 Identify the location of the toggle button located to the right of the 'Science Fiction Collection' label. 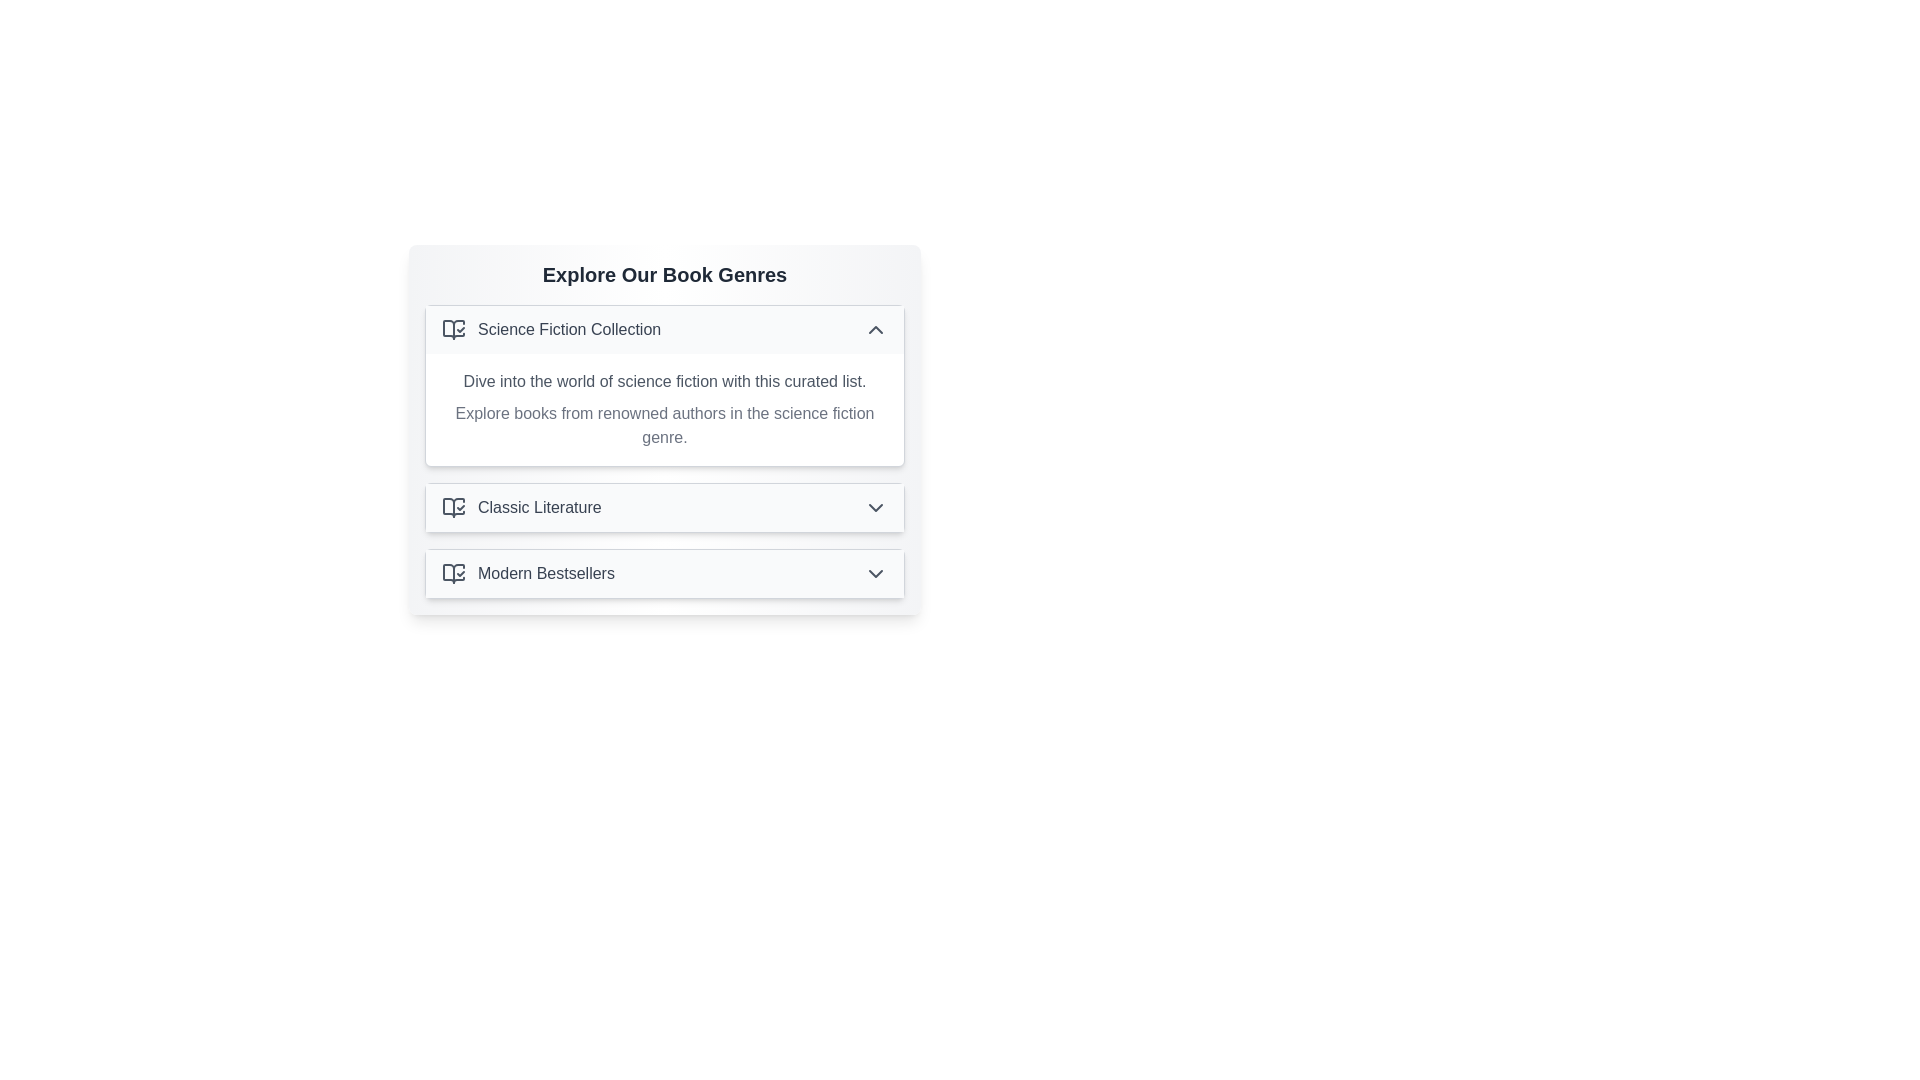
(875, 329).